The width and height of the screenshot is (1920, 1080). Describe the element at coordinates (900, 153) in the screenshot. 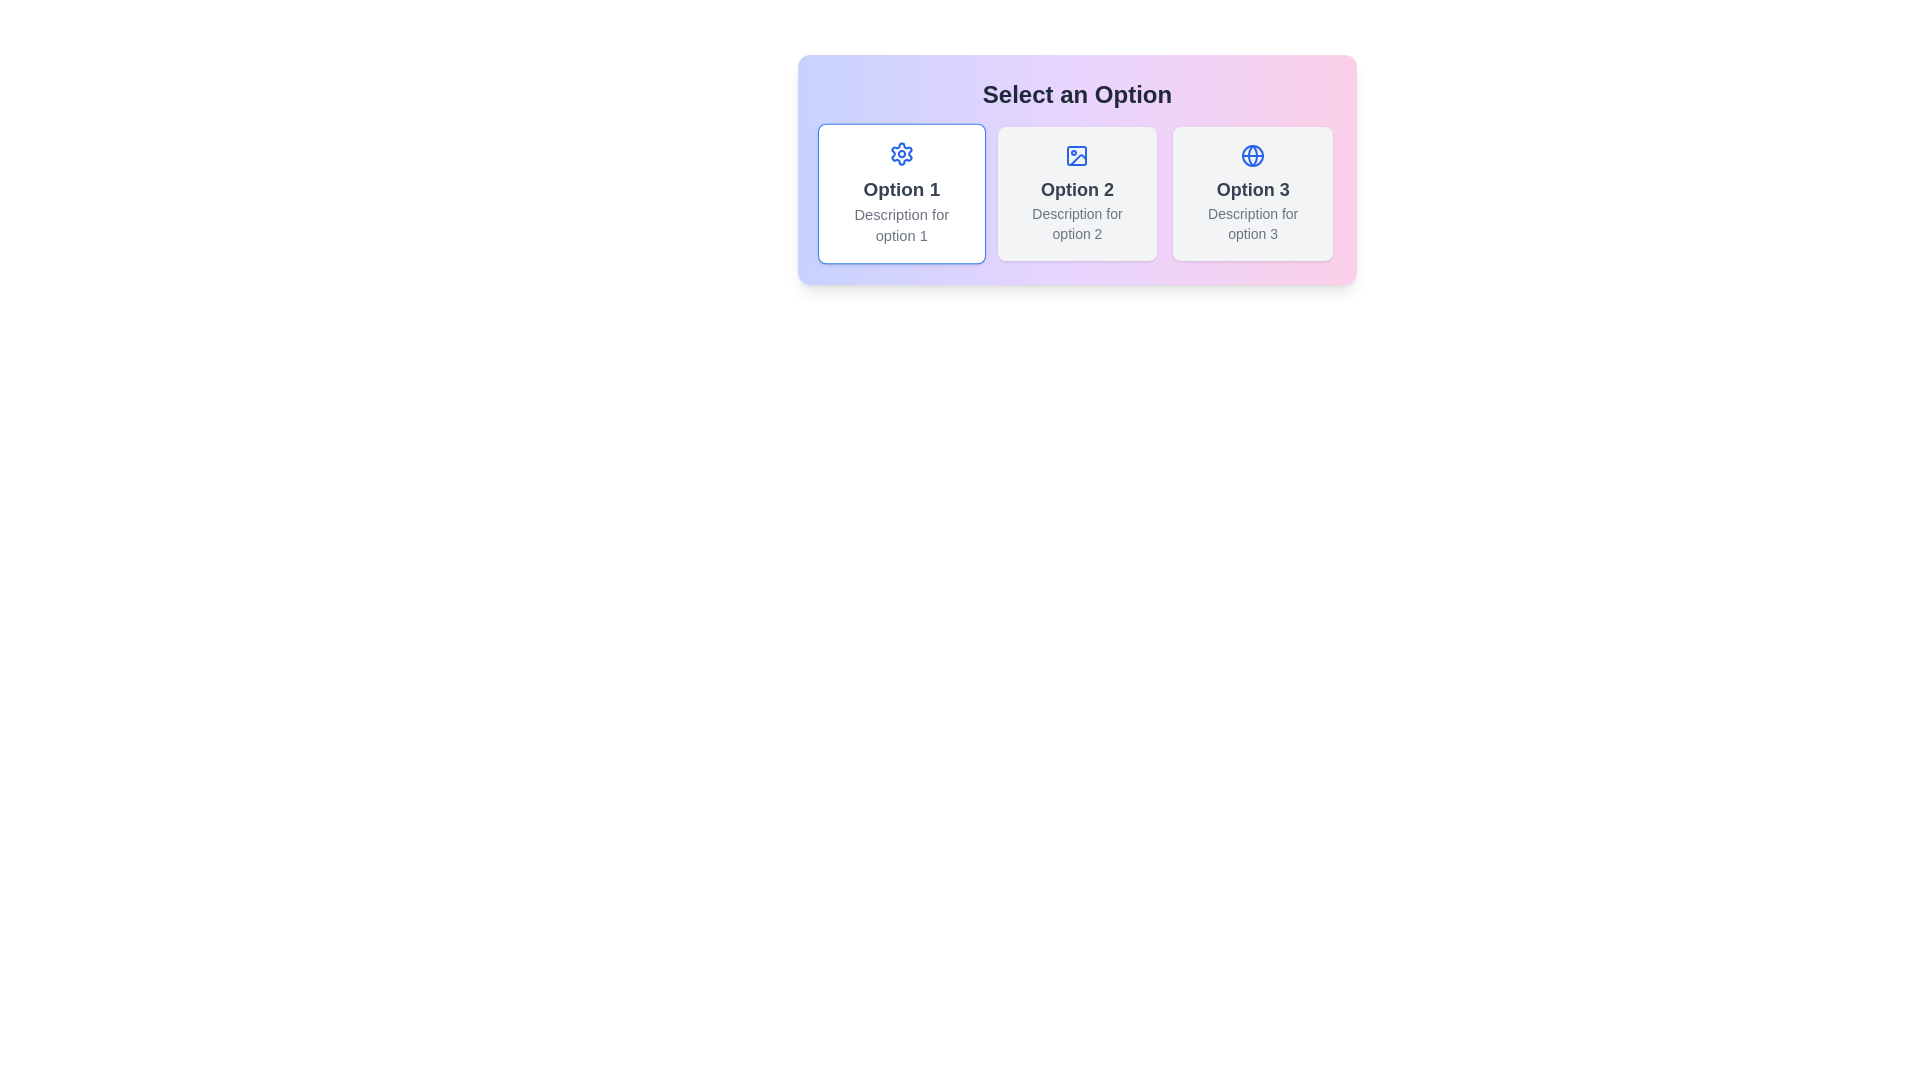

I see `the settings icon located at the top-center of the card representing Option 1, above the text content` at that location.